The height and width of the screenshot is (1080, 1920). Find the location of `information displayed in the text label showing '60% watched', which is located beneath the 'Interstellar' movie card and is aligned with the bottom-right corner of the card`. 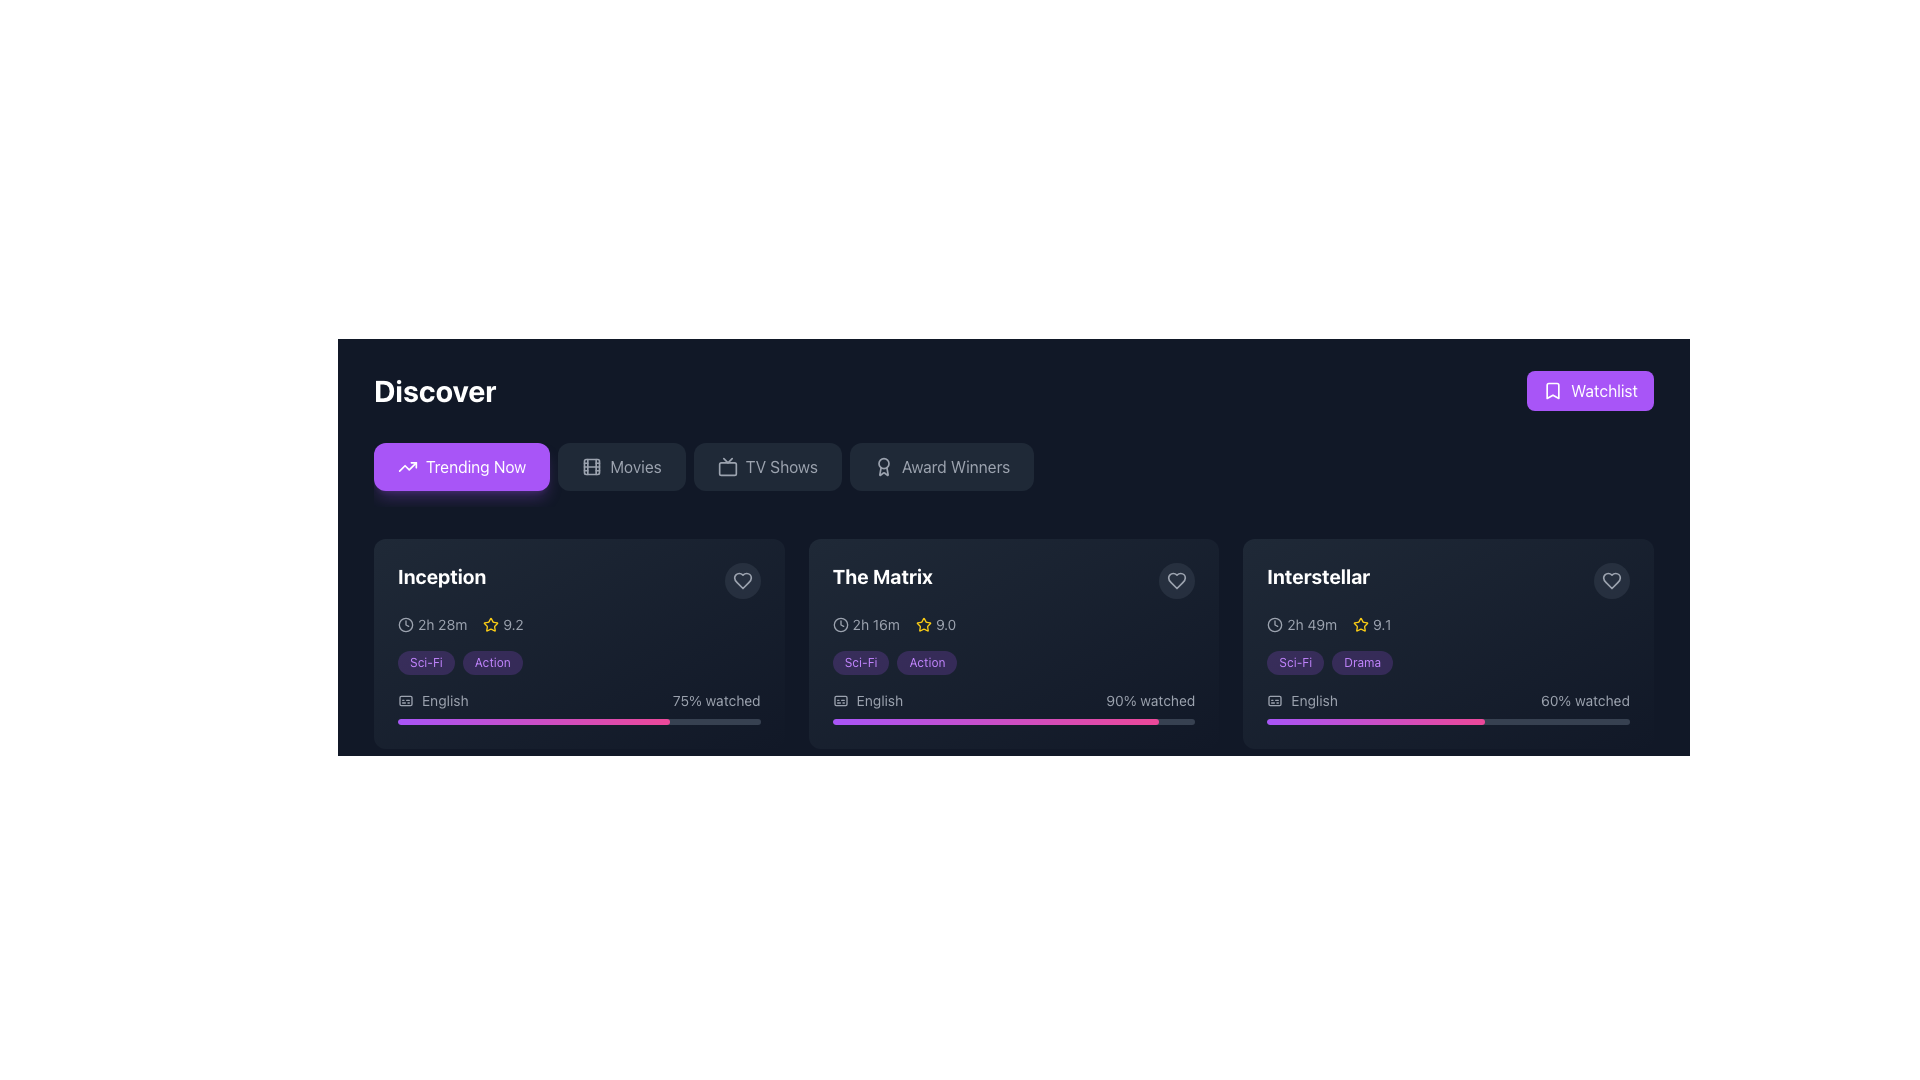

information displayed in the text label showing '60% watched', which is located beneath the 'Interstellar' movie card and is aligned with the bottom-right corner of the card is located at coordinates (1584, 700).